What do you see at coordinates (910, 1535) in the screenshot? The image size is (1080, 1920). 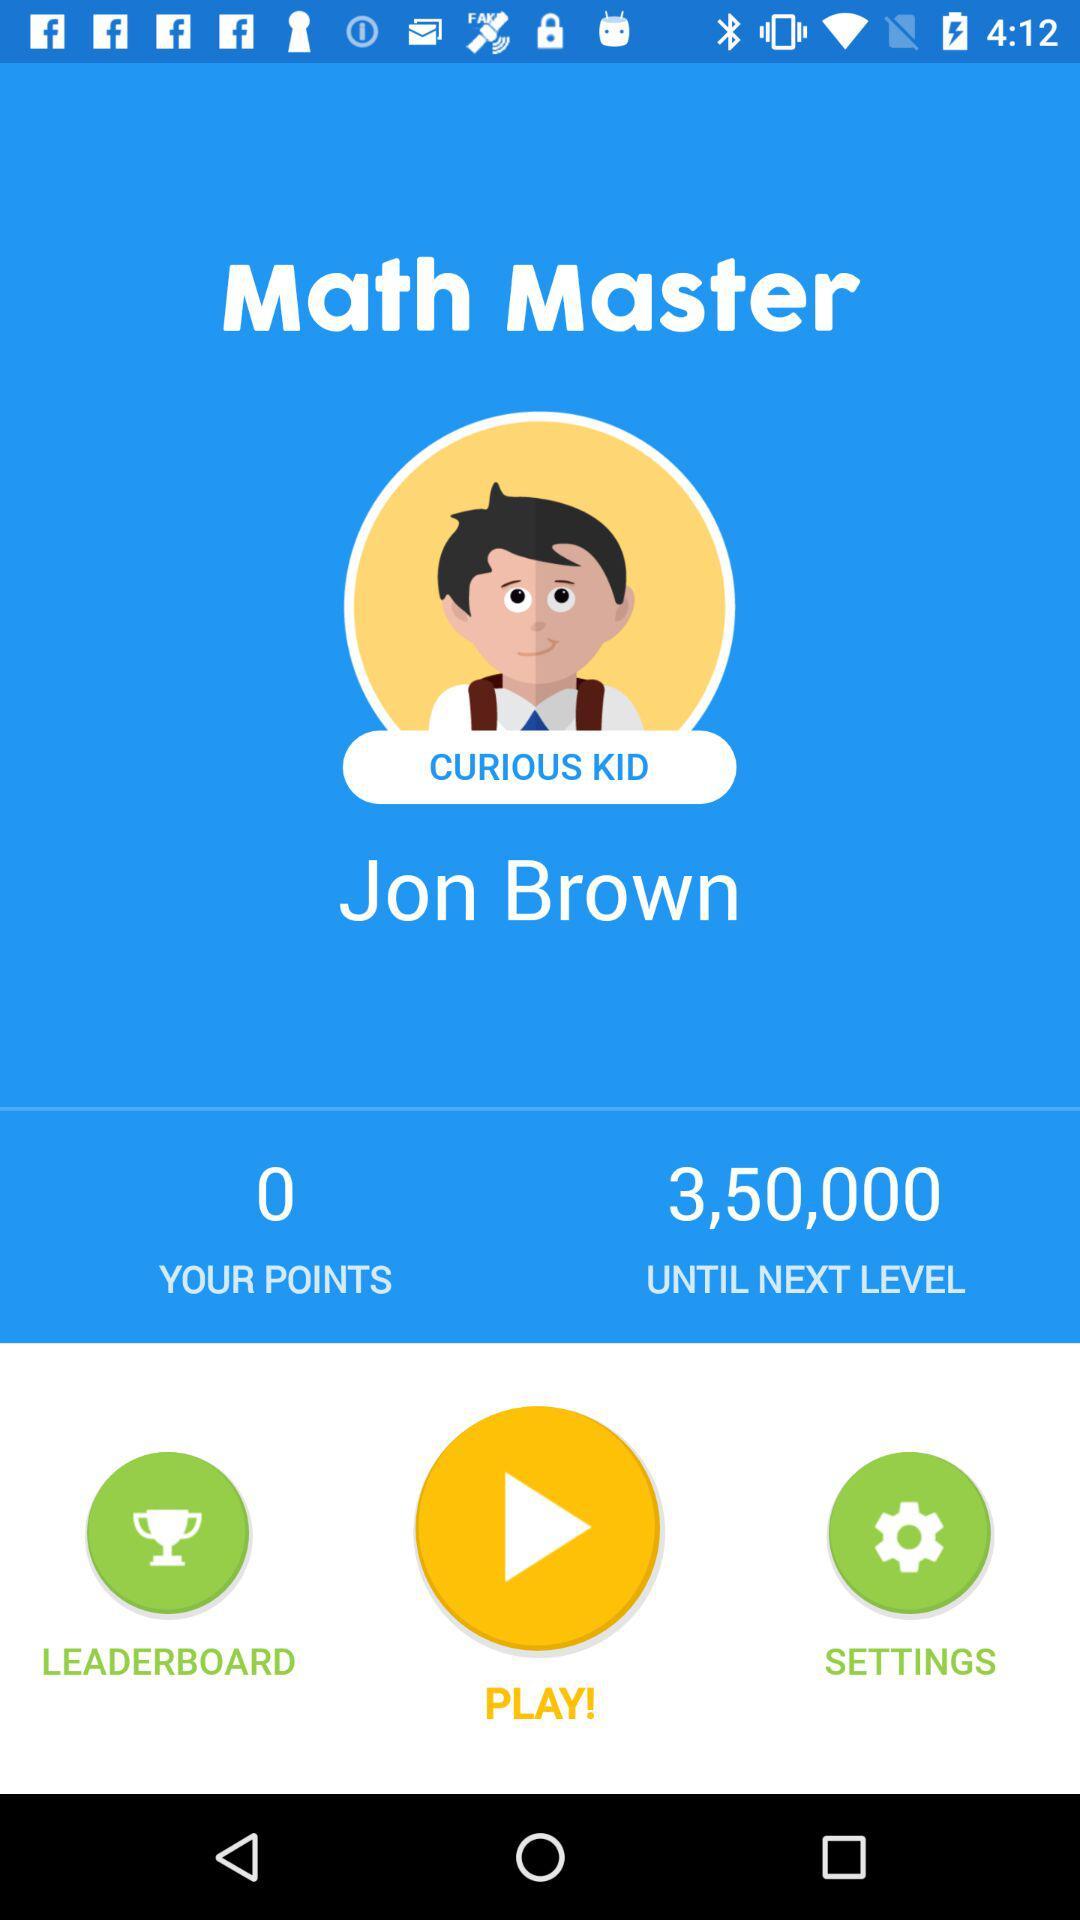 I see `icon above the settings icon` at bounding box center [910, 1535].